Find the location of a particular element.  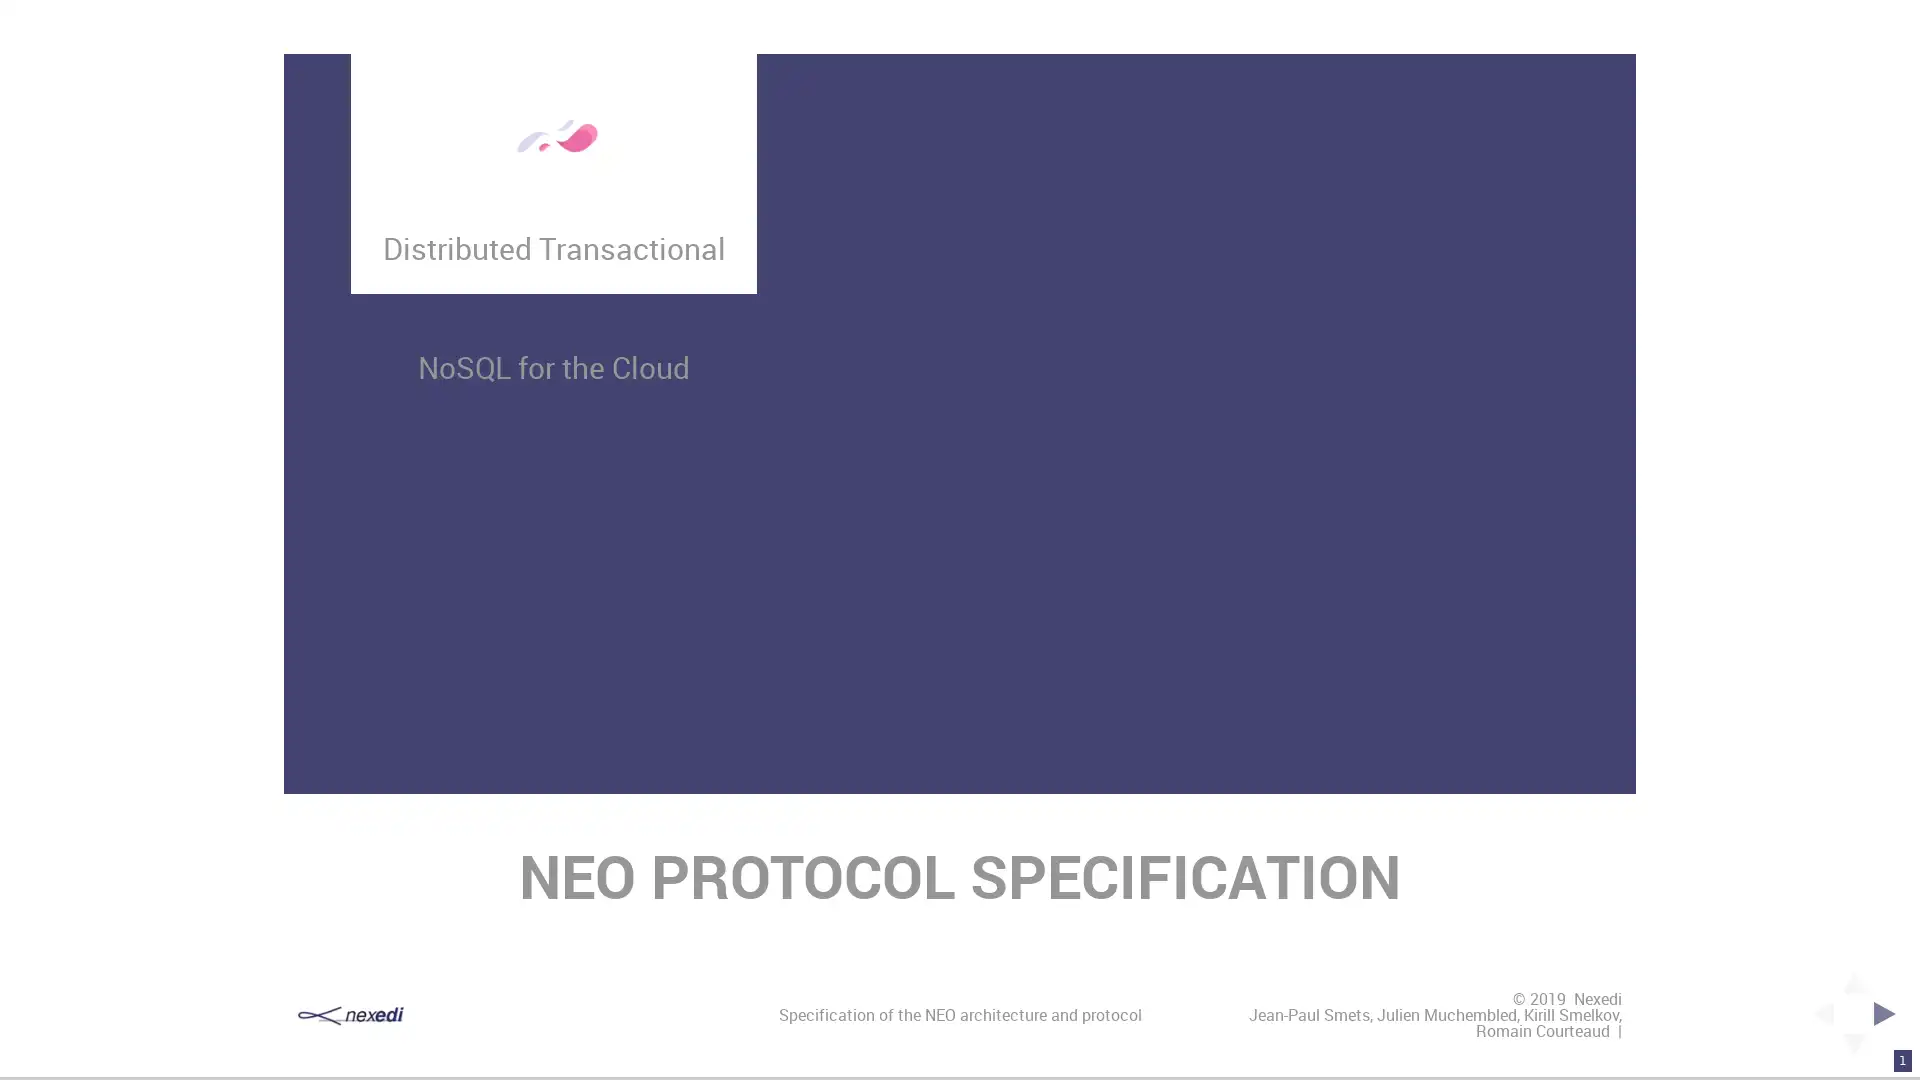

next slide is located at coordinates (1889, 1013).